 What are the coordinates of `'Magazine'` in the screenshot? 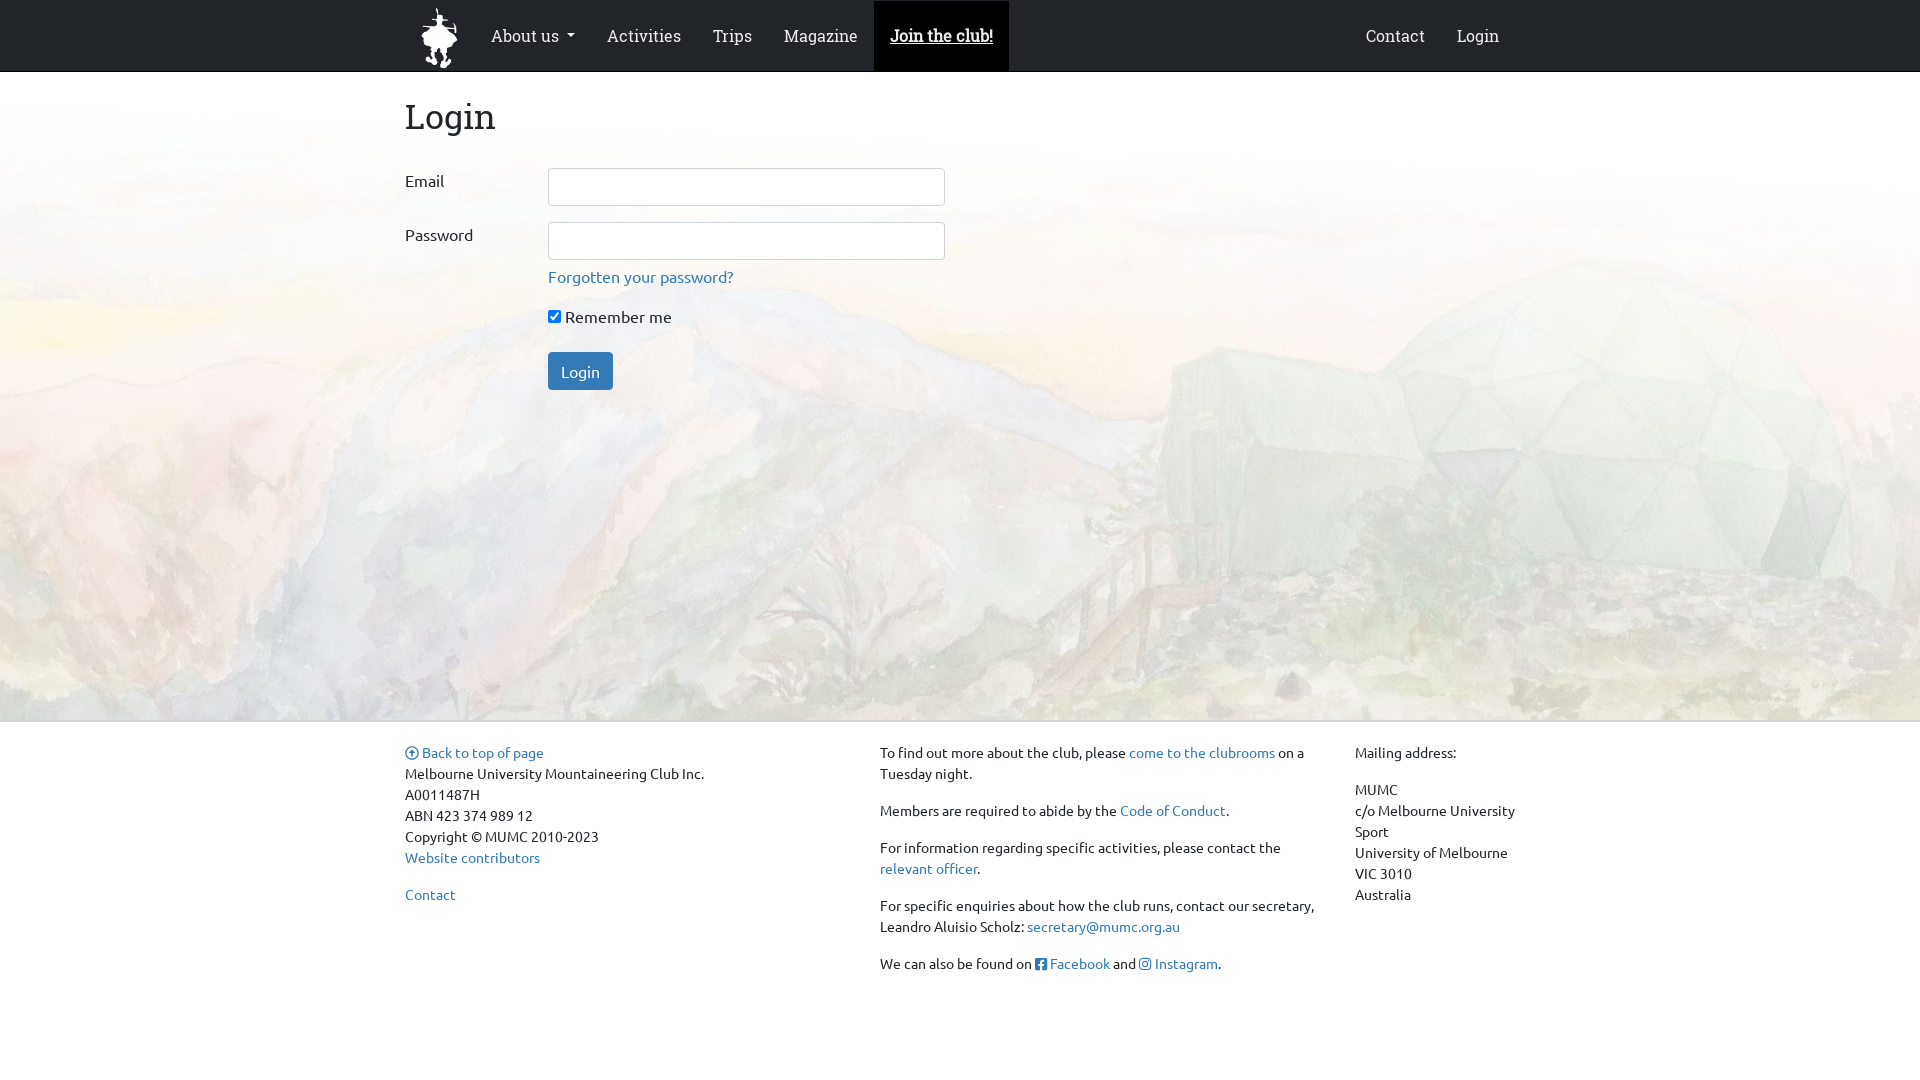 It's located at (820, 34).